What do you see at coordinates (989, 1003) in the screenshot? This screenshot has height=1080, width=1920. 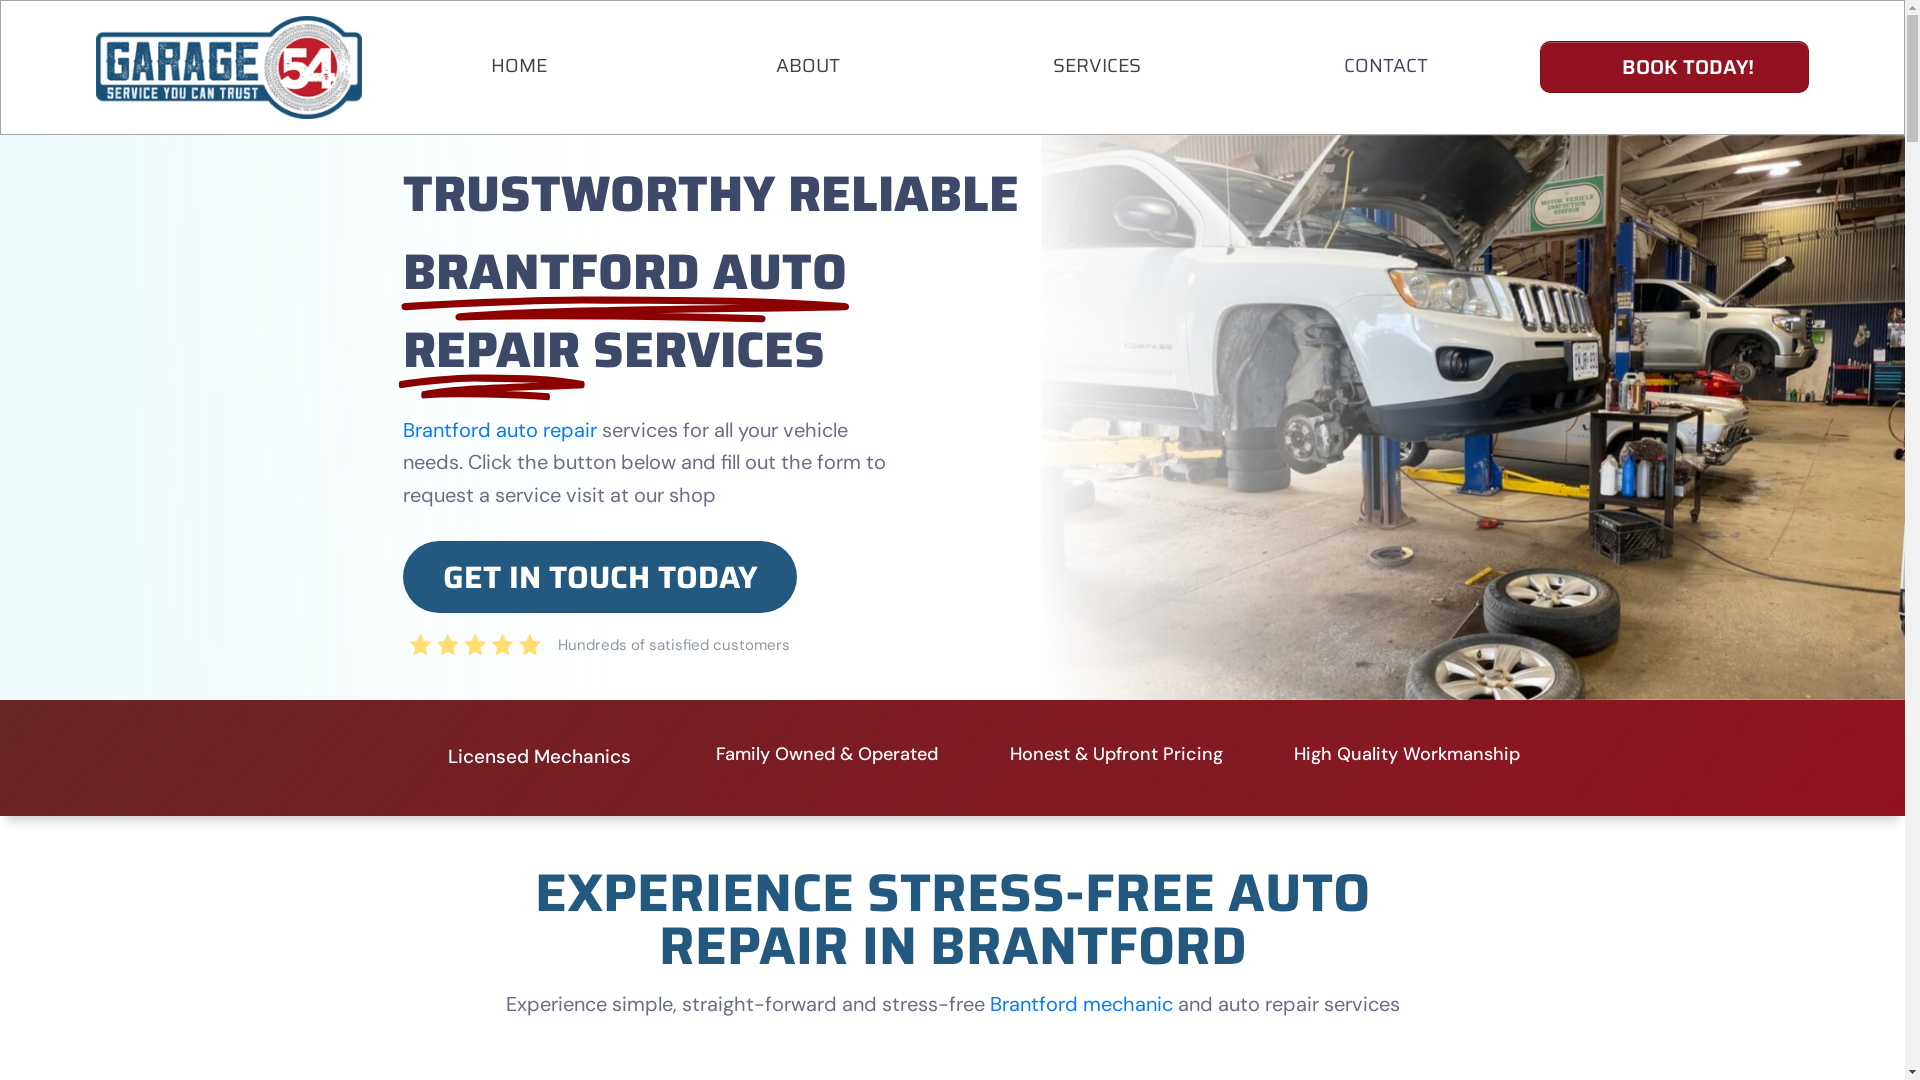 I see `'Brantford mechanic'` at bounding box center [989, 1003].